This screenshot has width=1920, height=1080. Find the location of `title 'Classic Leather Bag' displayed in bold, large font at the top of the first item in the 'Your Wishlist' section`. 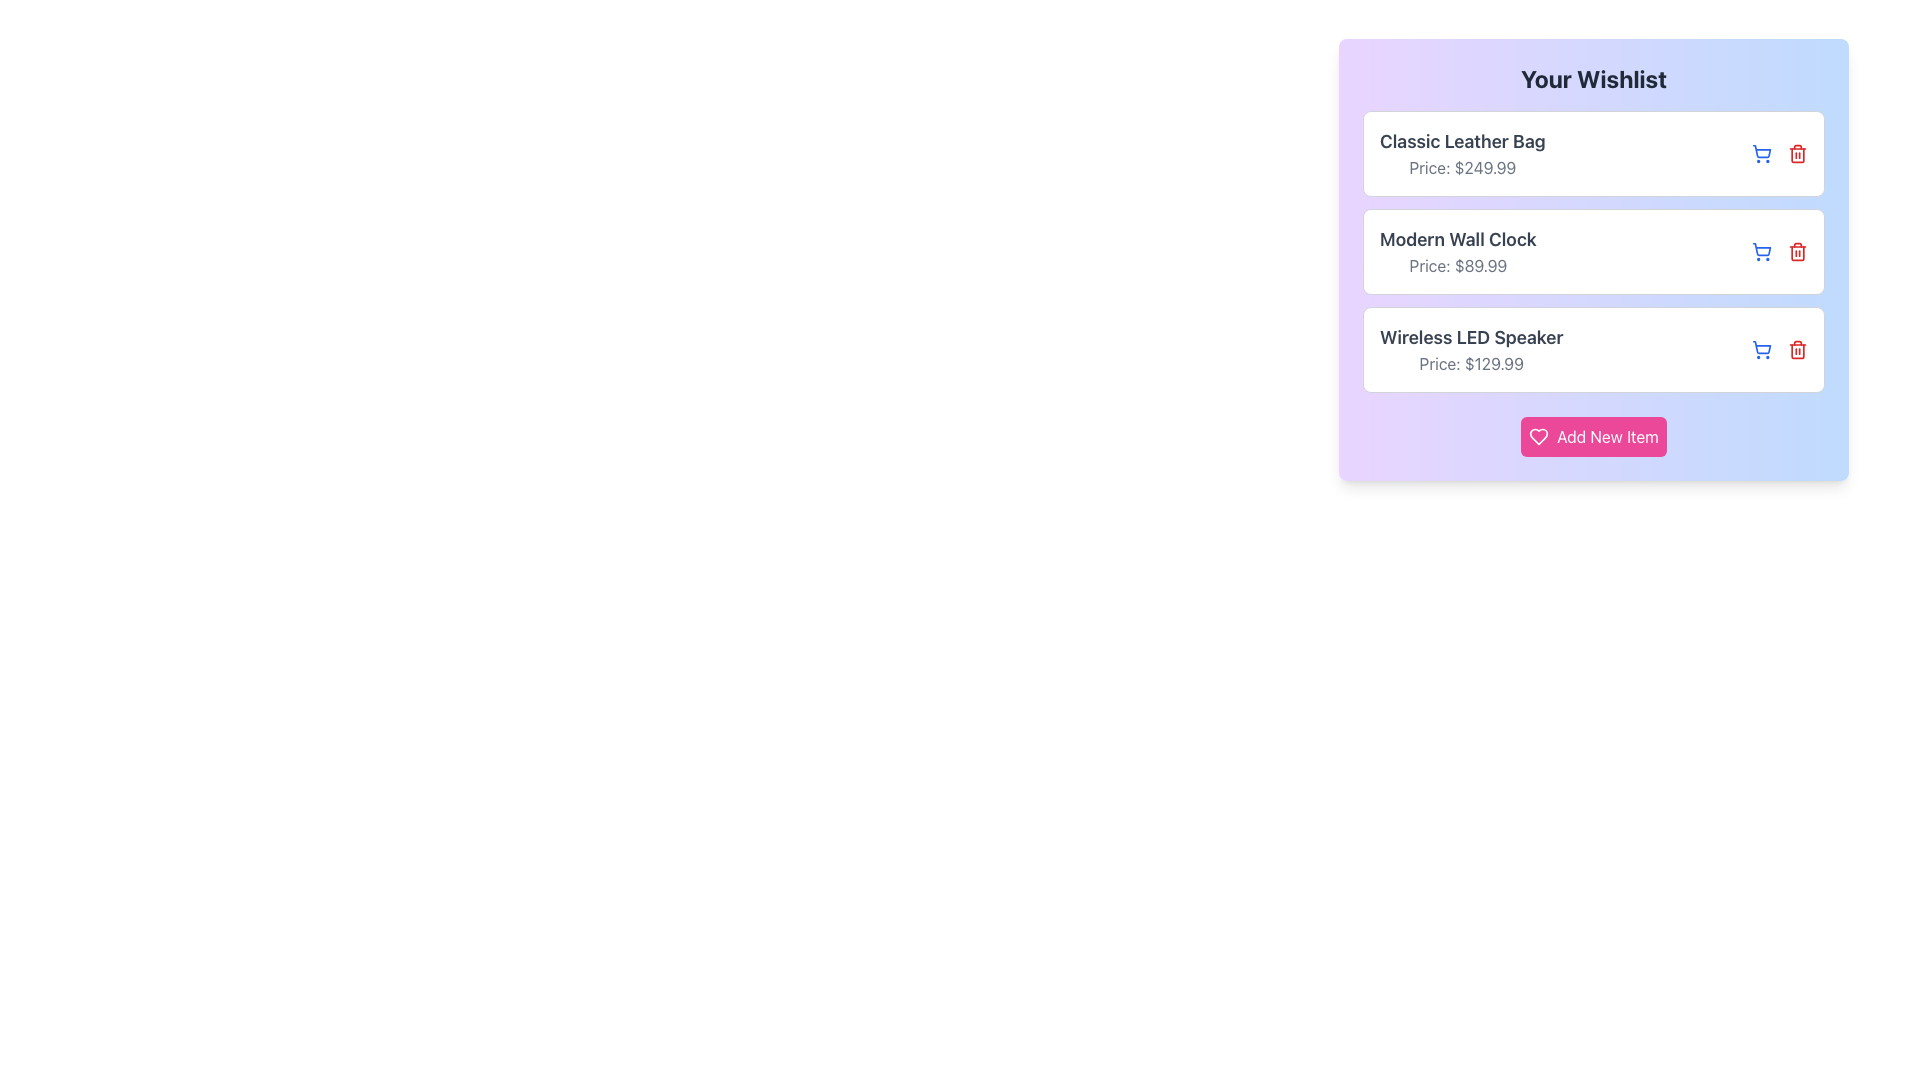

title 'Classic Leather Bag' displayed in bold, large font at the top of the first item in the 'Your Wishlist' section is located at coordinates (1462, 141).